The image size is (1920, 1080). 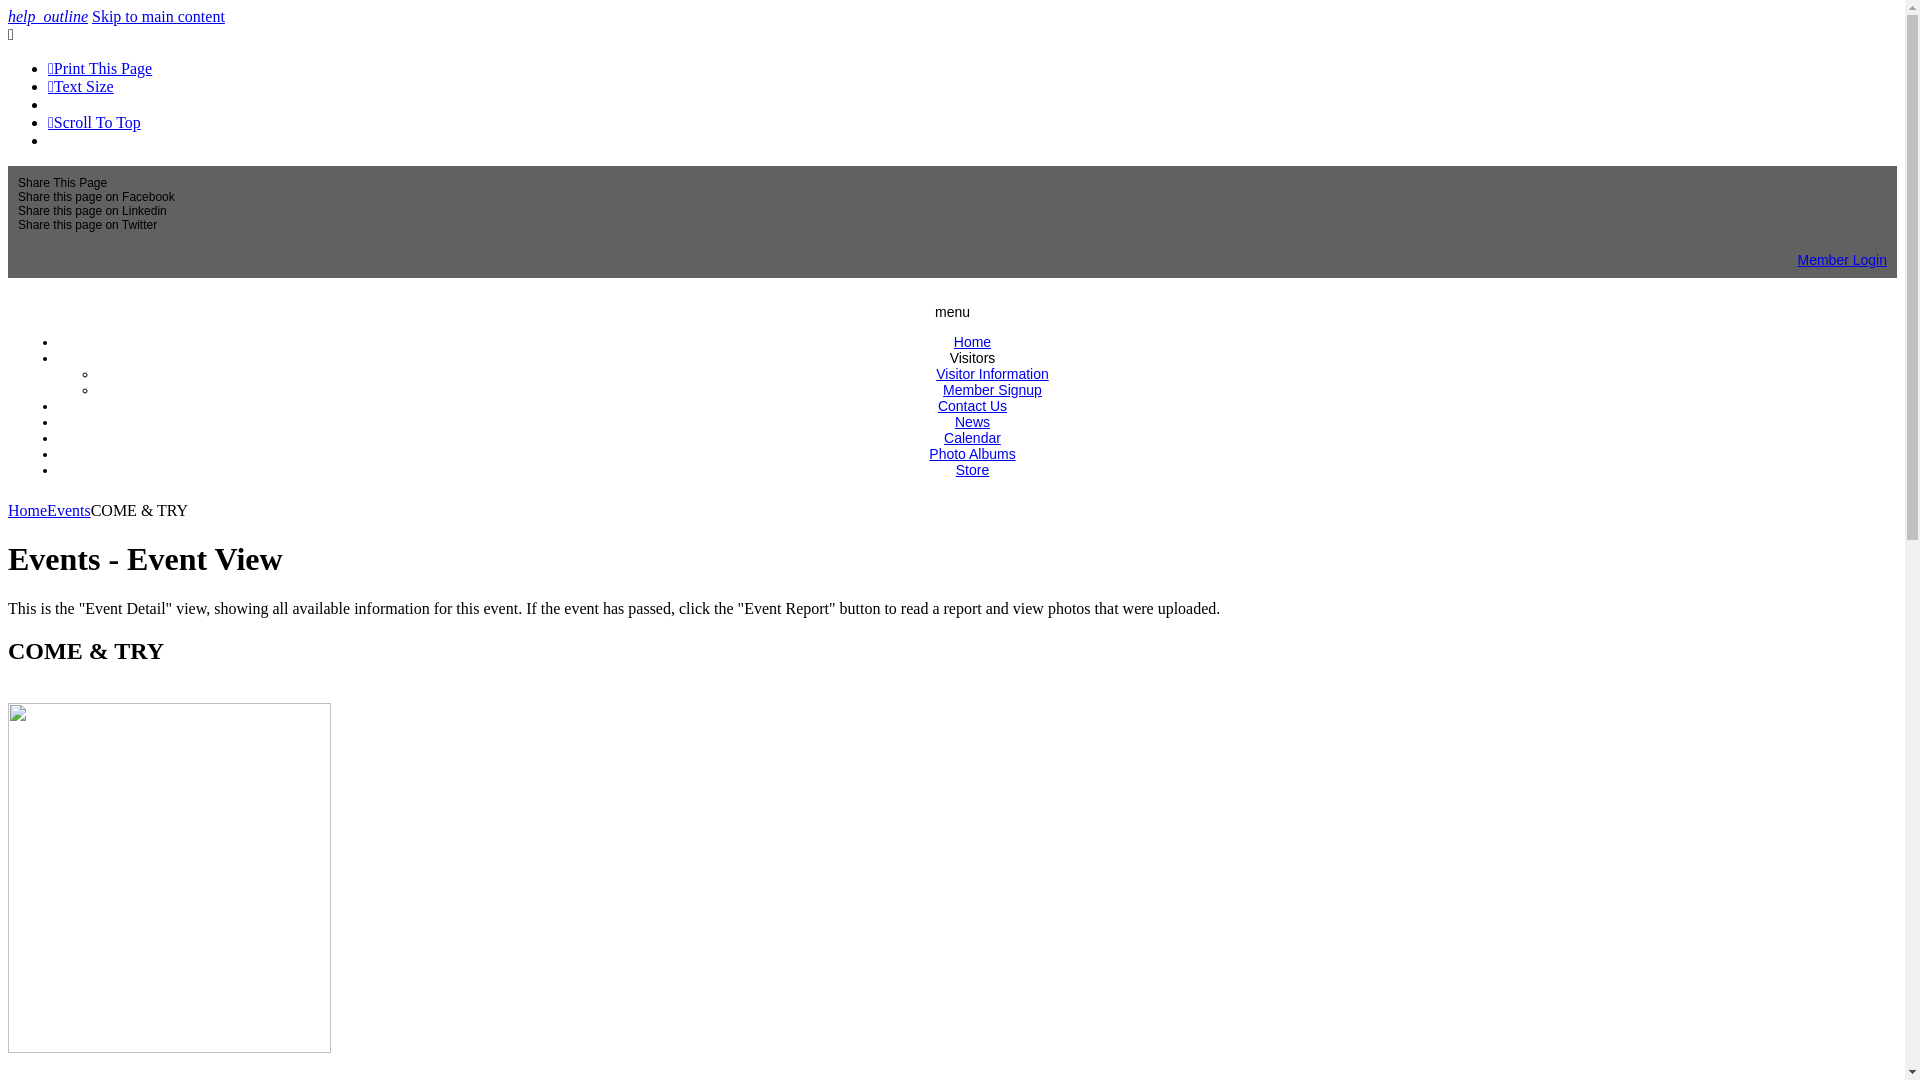 I want to click on 'Contact Us', so click(x=972, y=405).